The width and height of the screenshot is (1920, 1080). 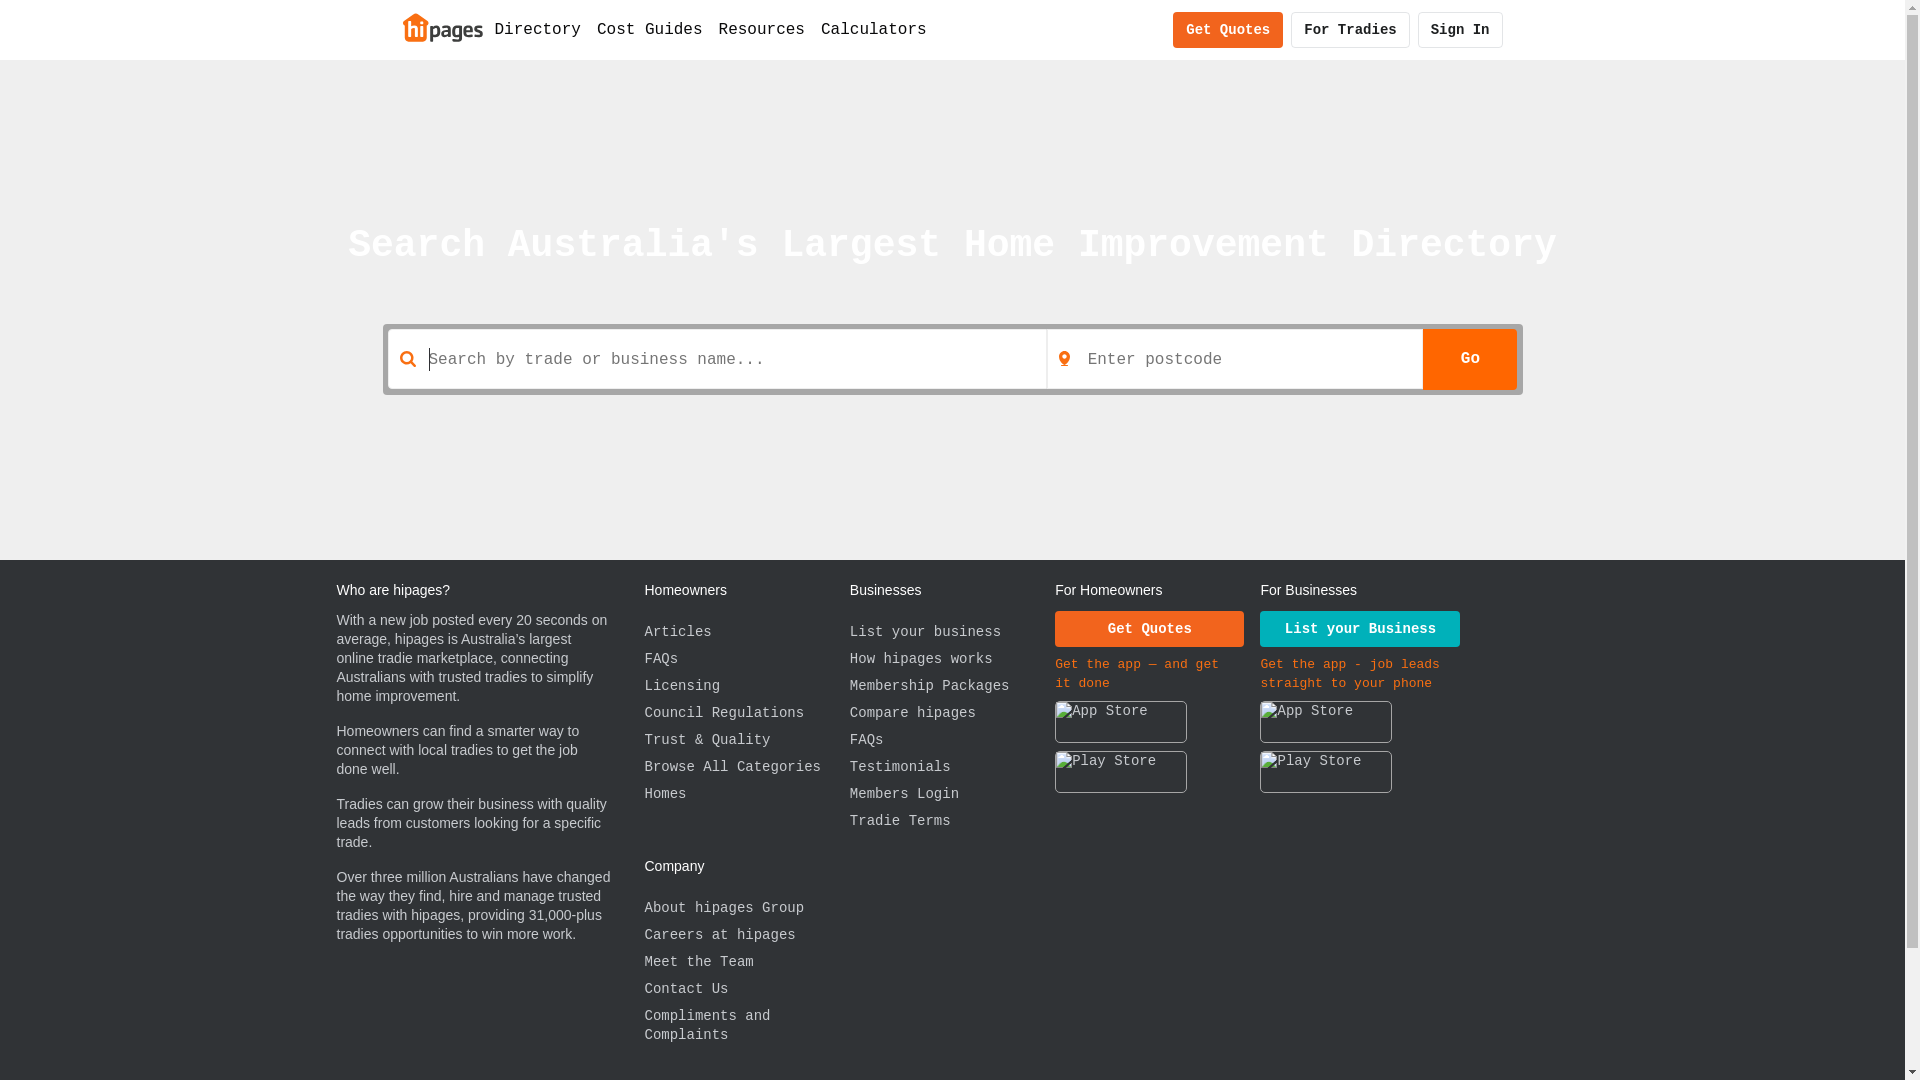 I want to click on 'Cost Guides', so click(x=649, y=30).